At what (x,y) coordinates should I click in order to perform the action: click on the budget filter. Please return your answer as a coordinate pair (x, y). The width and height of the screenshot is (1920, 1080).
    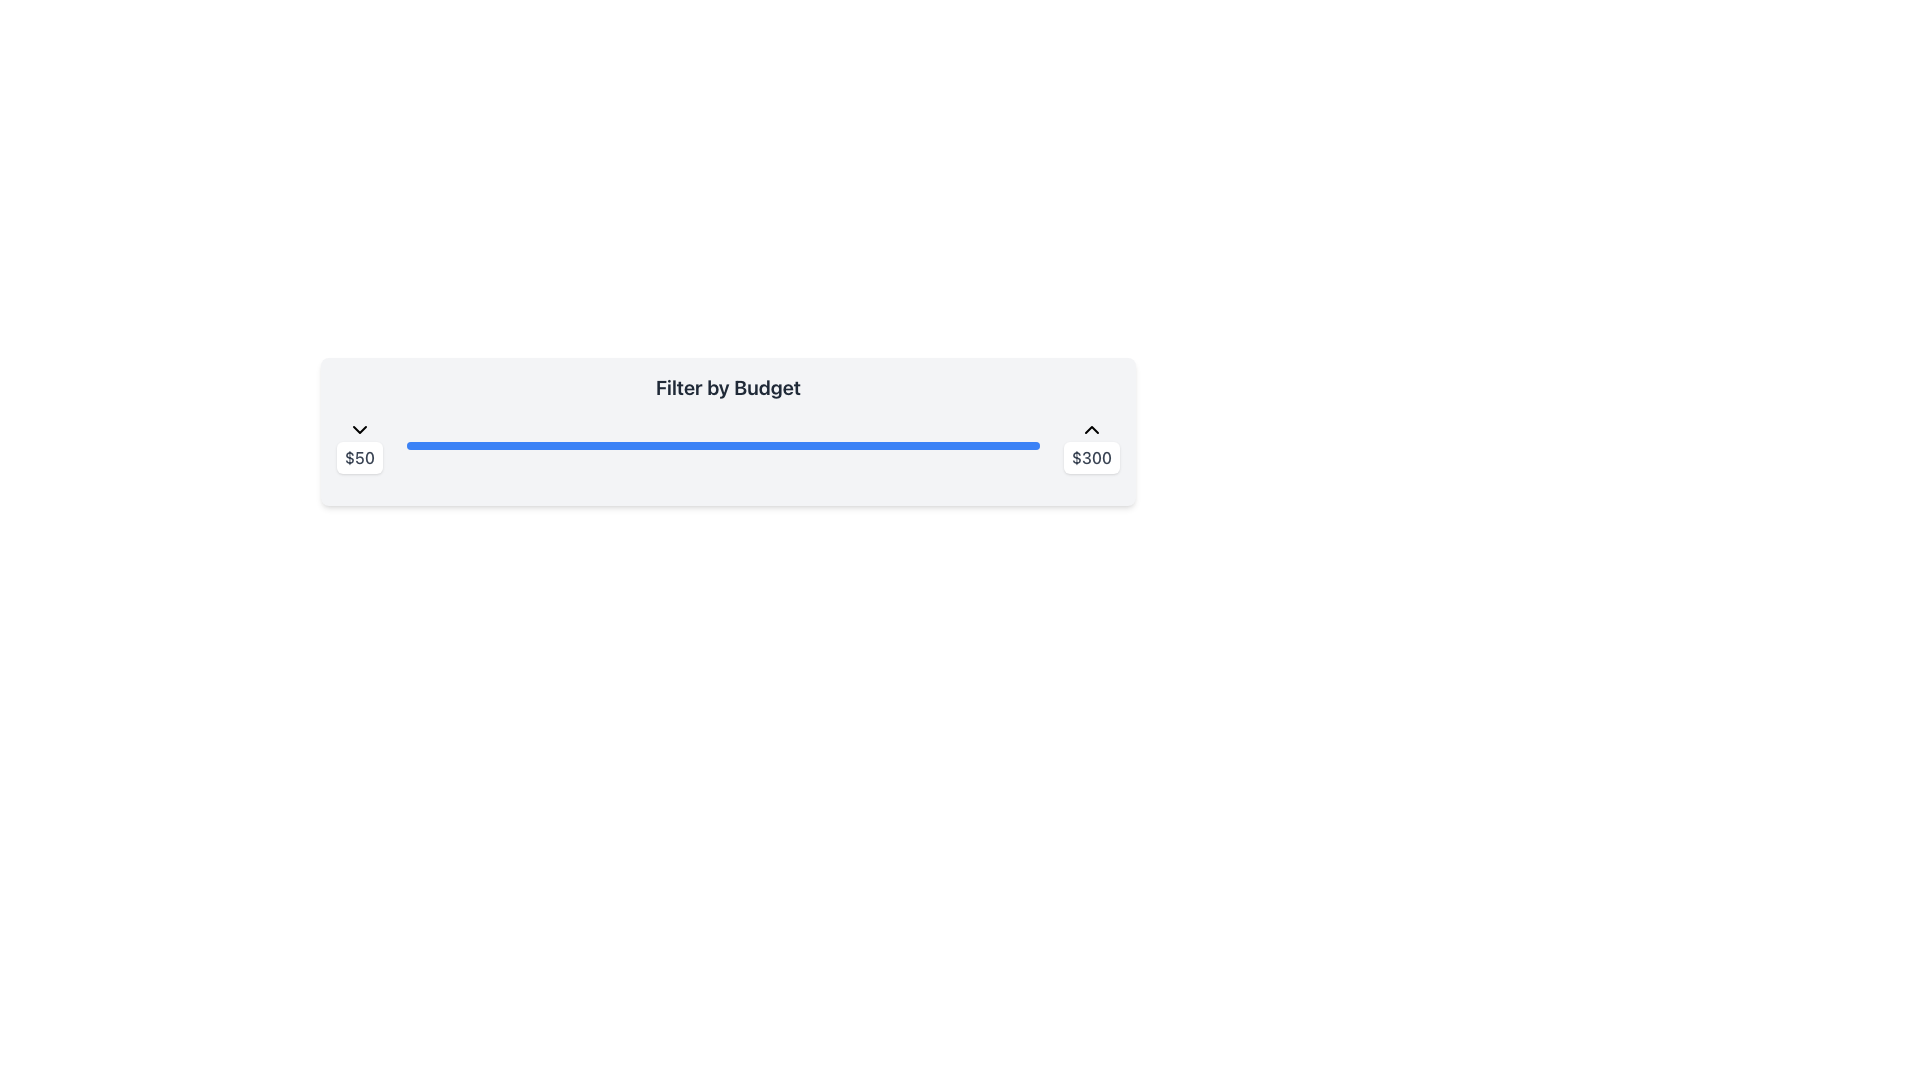
    Looking at the image, I should click on (677, 445).